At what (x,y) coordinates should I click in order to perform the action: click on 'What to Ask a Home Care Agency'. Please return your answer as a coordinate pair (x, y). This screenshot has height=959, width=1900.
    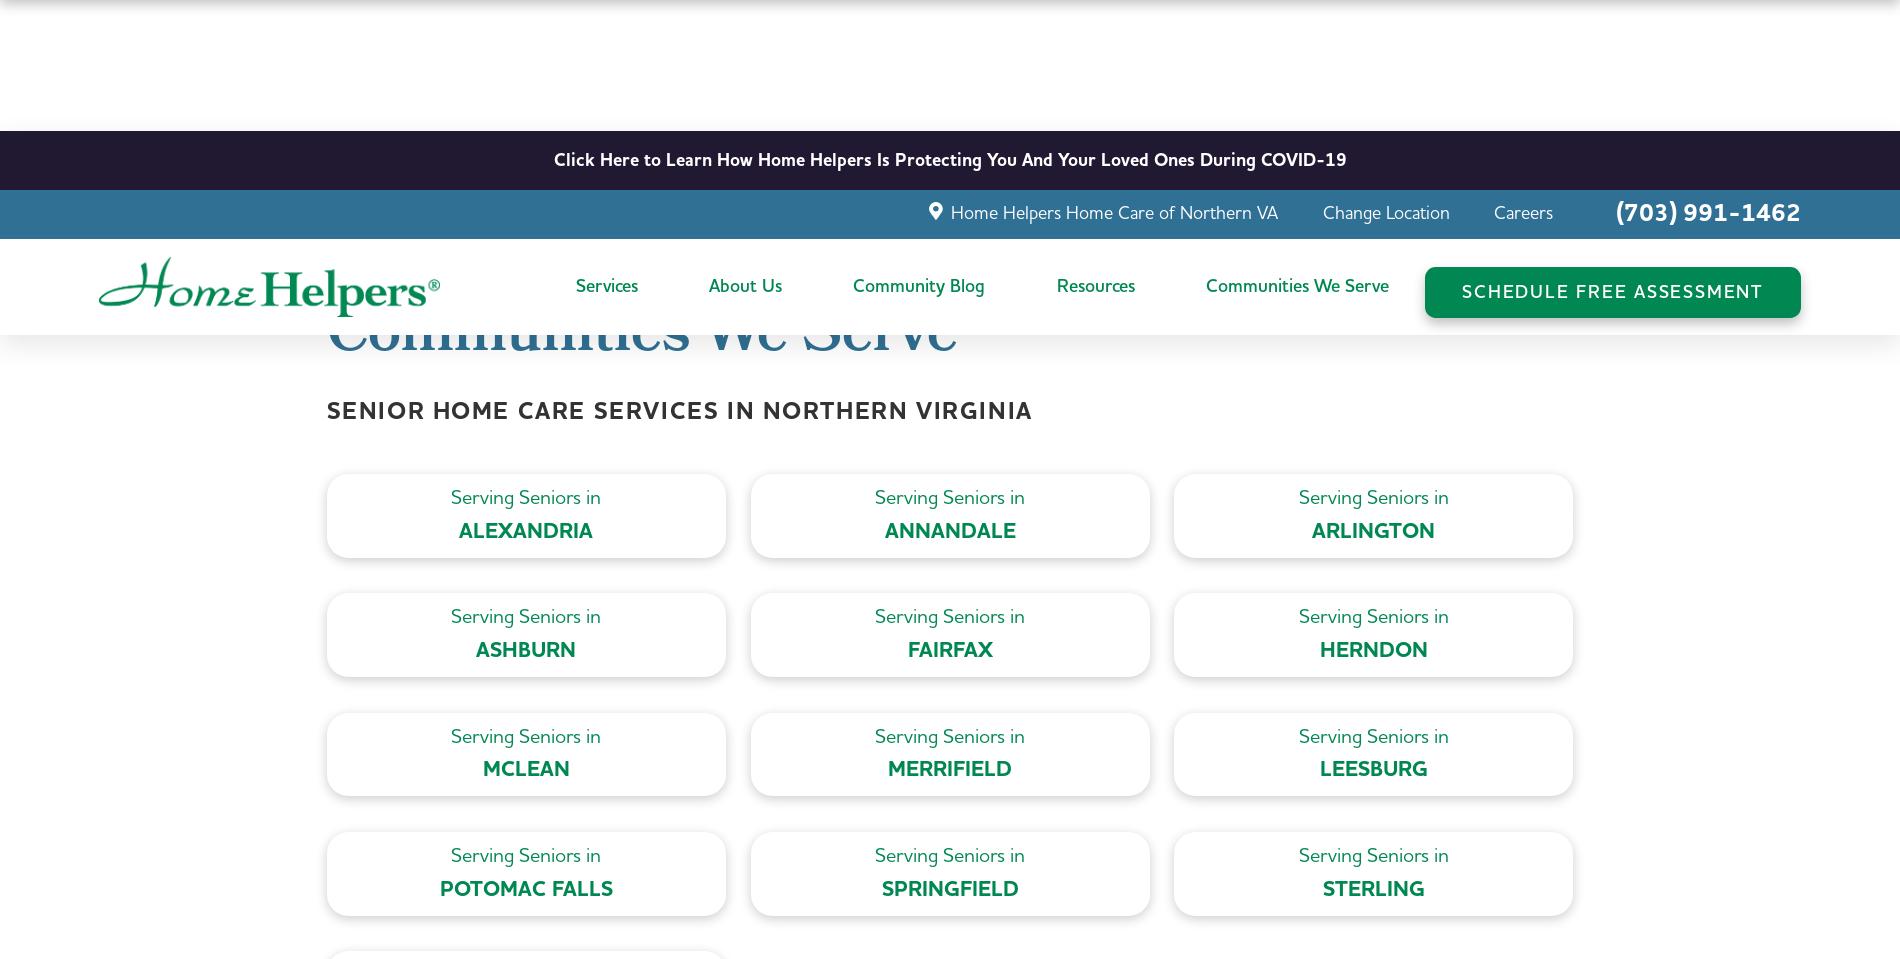
    Looking at the image, I should click on (1188, 255).